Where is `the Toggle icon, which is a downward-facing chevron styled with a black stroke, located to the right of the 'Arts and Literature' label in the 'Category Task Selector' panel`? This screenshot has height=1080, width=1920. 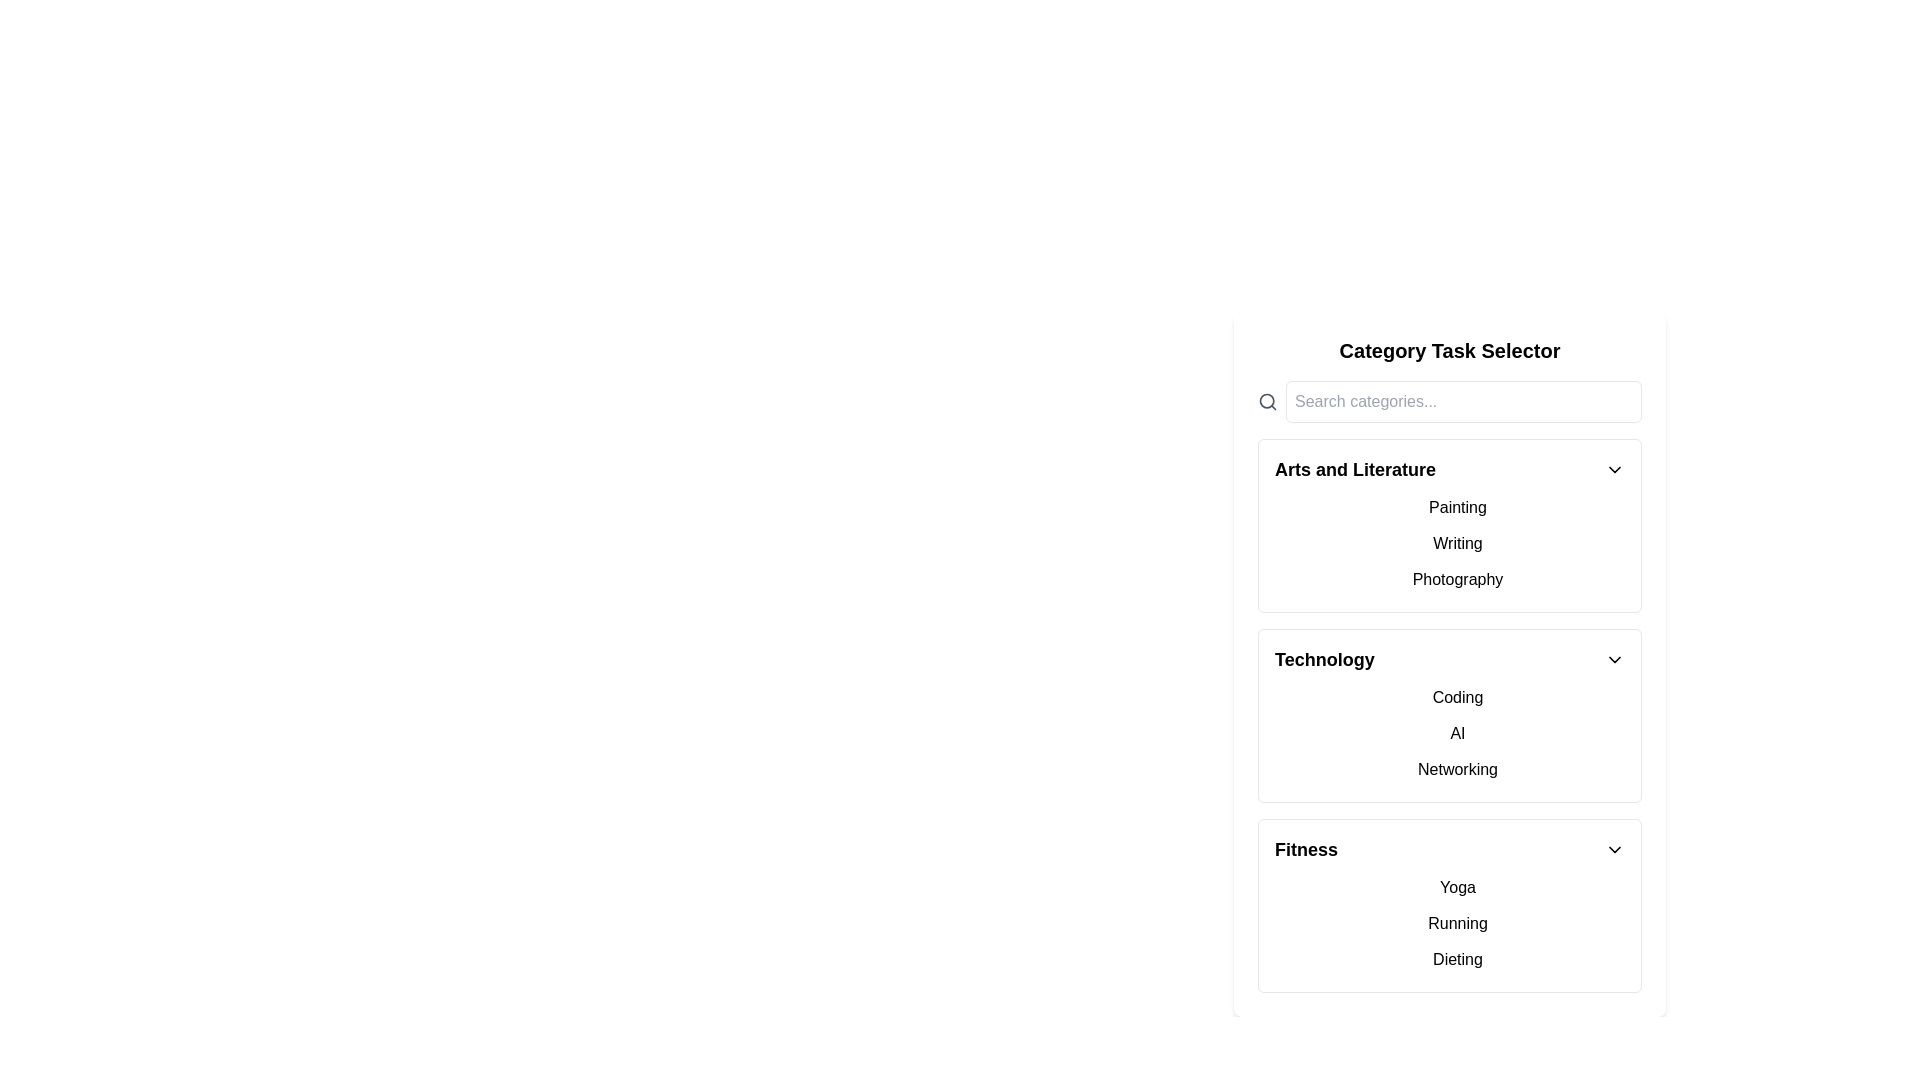
the Toggle icon, which is a downward-facing chevron styled with a black stroke, located to the right of the 'Arts and Literature' label in the 'Category Task Selector' panel is located at coordinates (1614, 470).